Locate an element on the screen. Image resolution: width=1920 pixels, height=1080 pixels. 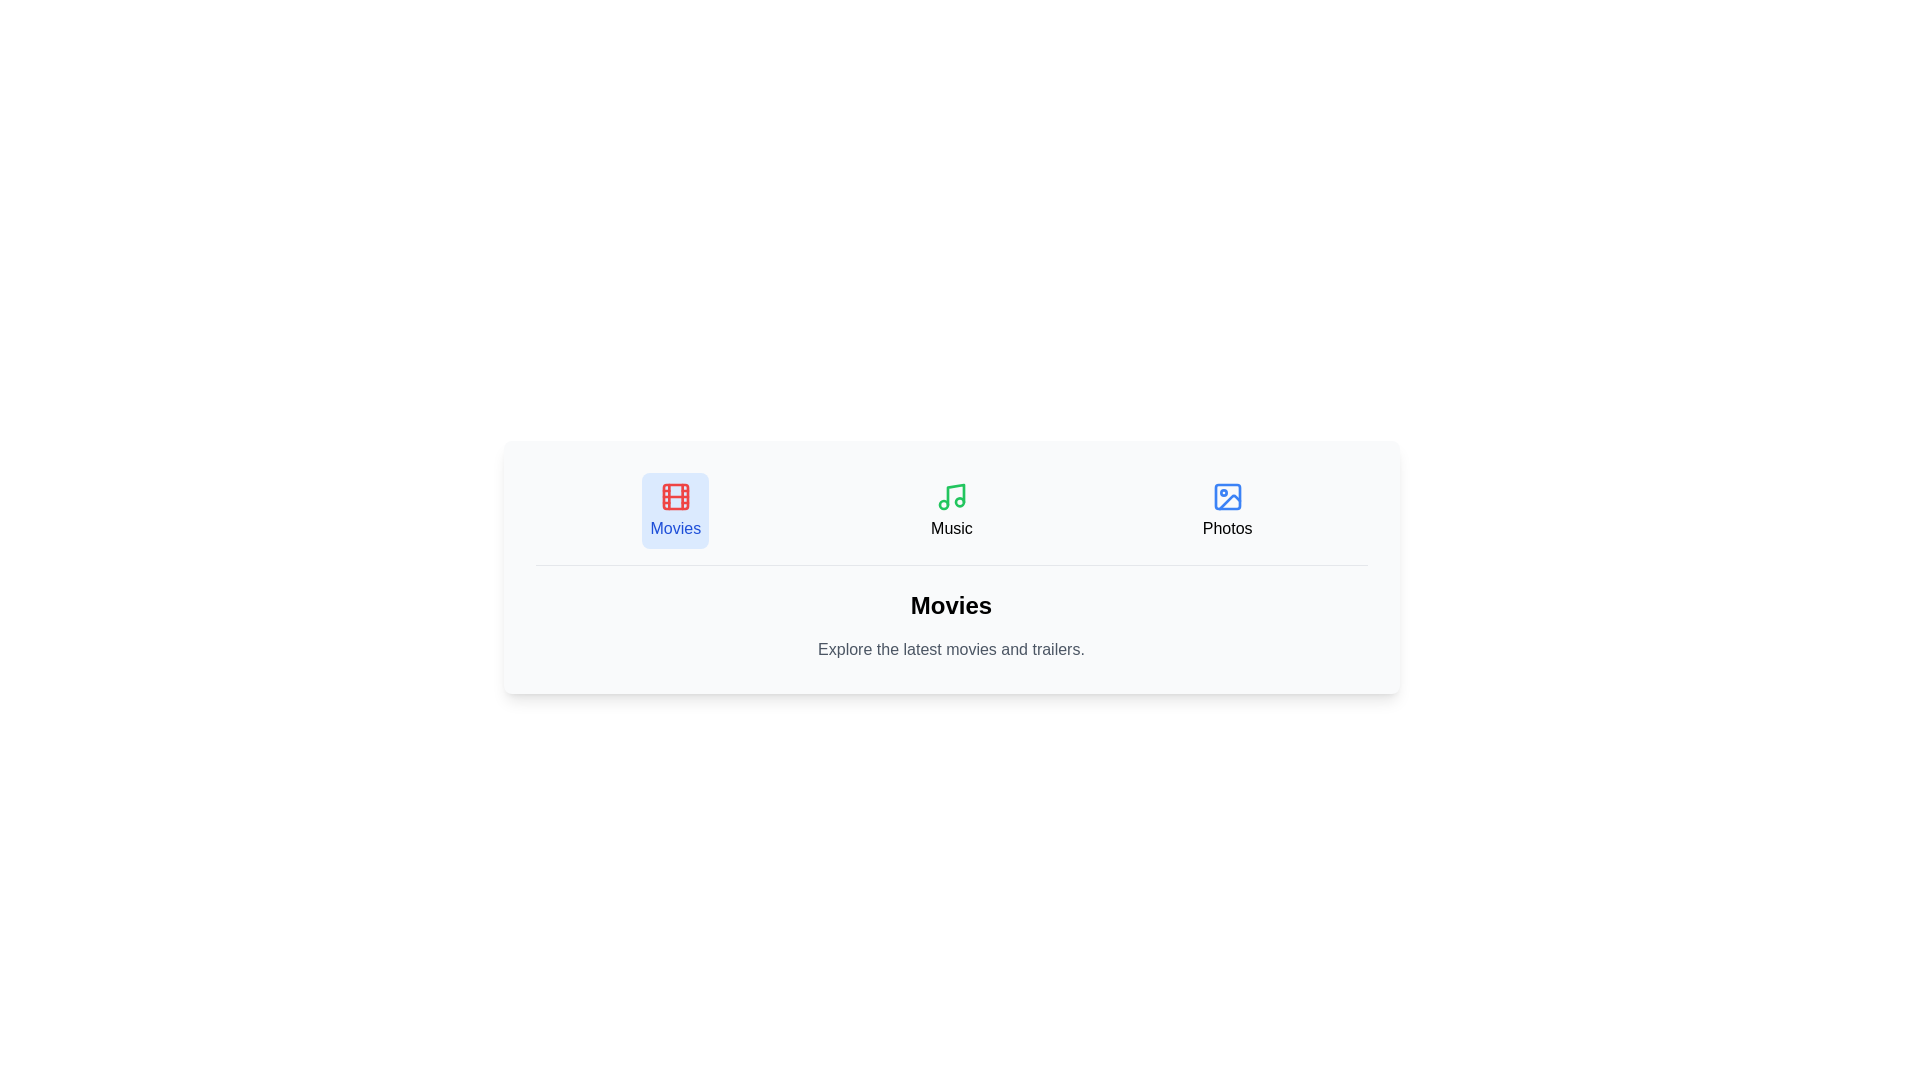
the tab labeled Photos to switch the content is located at coordinates (1226, 509).